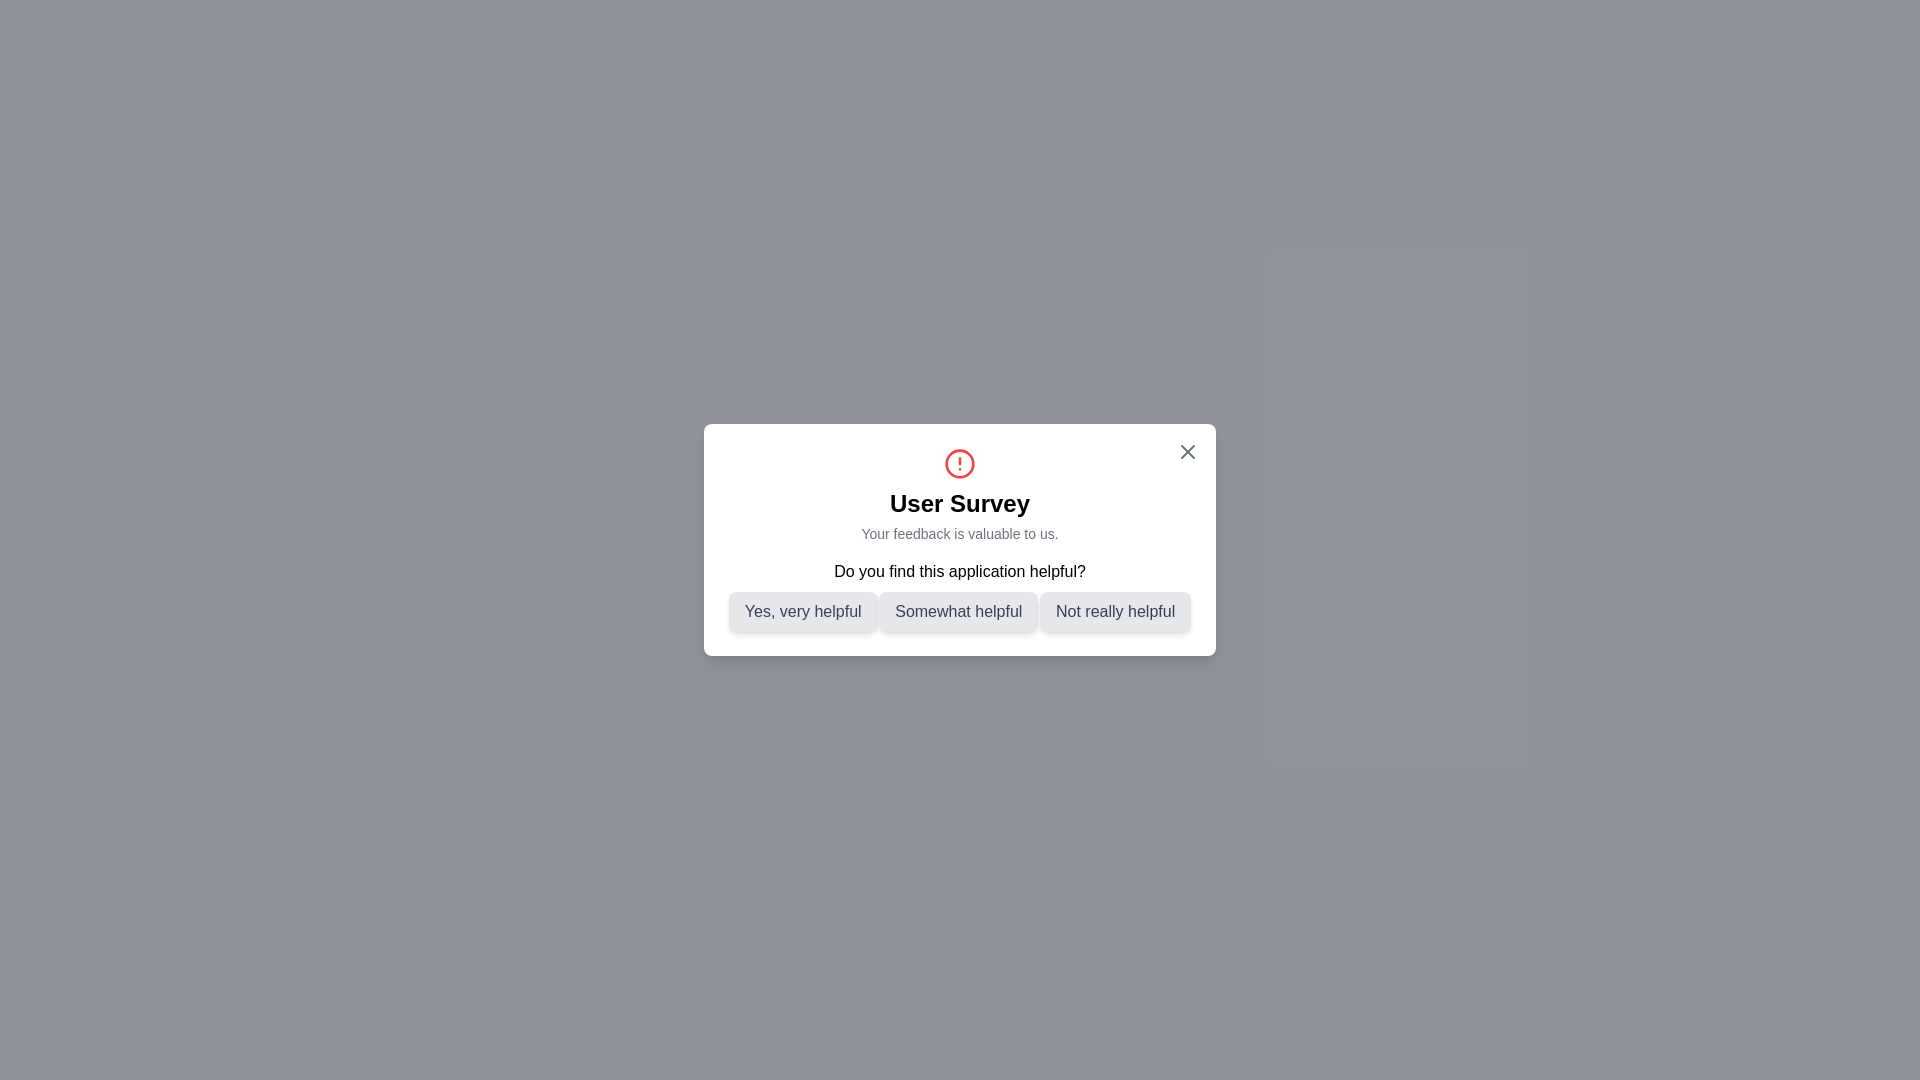  What do you see at coordinates (960, 595) in the screenshot?
I see `one of the buttons in the 'User Survey' modal dialog` at bounding box center [960, 595].